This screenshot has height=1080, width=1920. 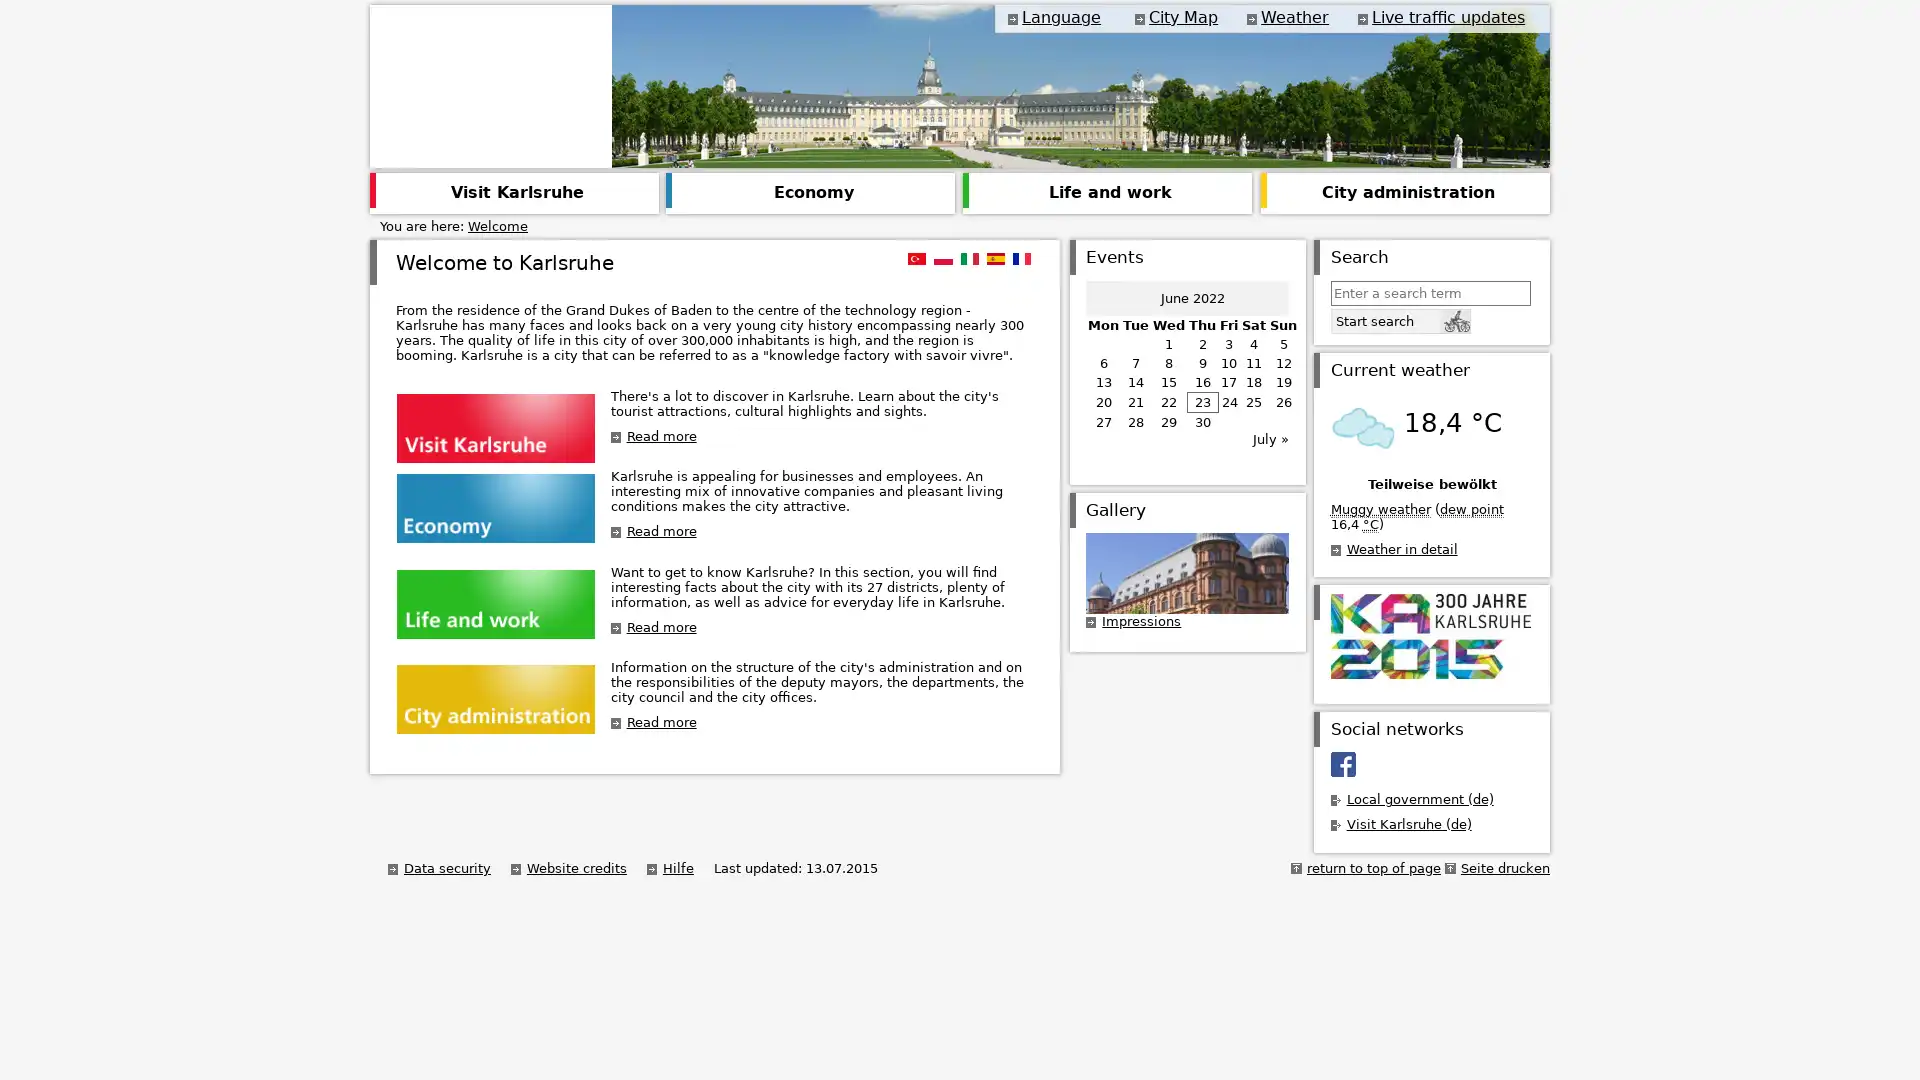 What do you see at coordinates (1399, 319) in the screenshot?
I see `Start search` at bounding box center [1399, 319].